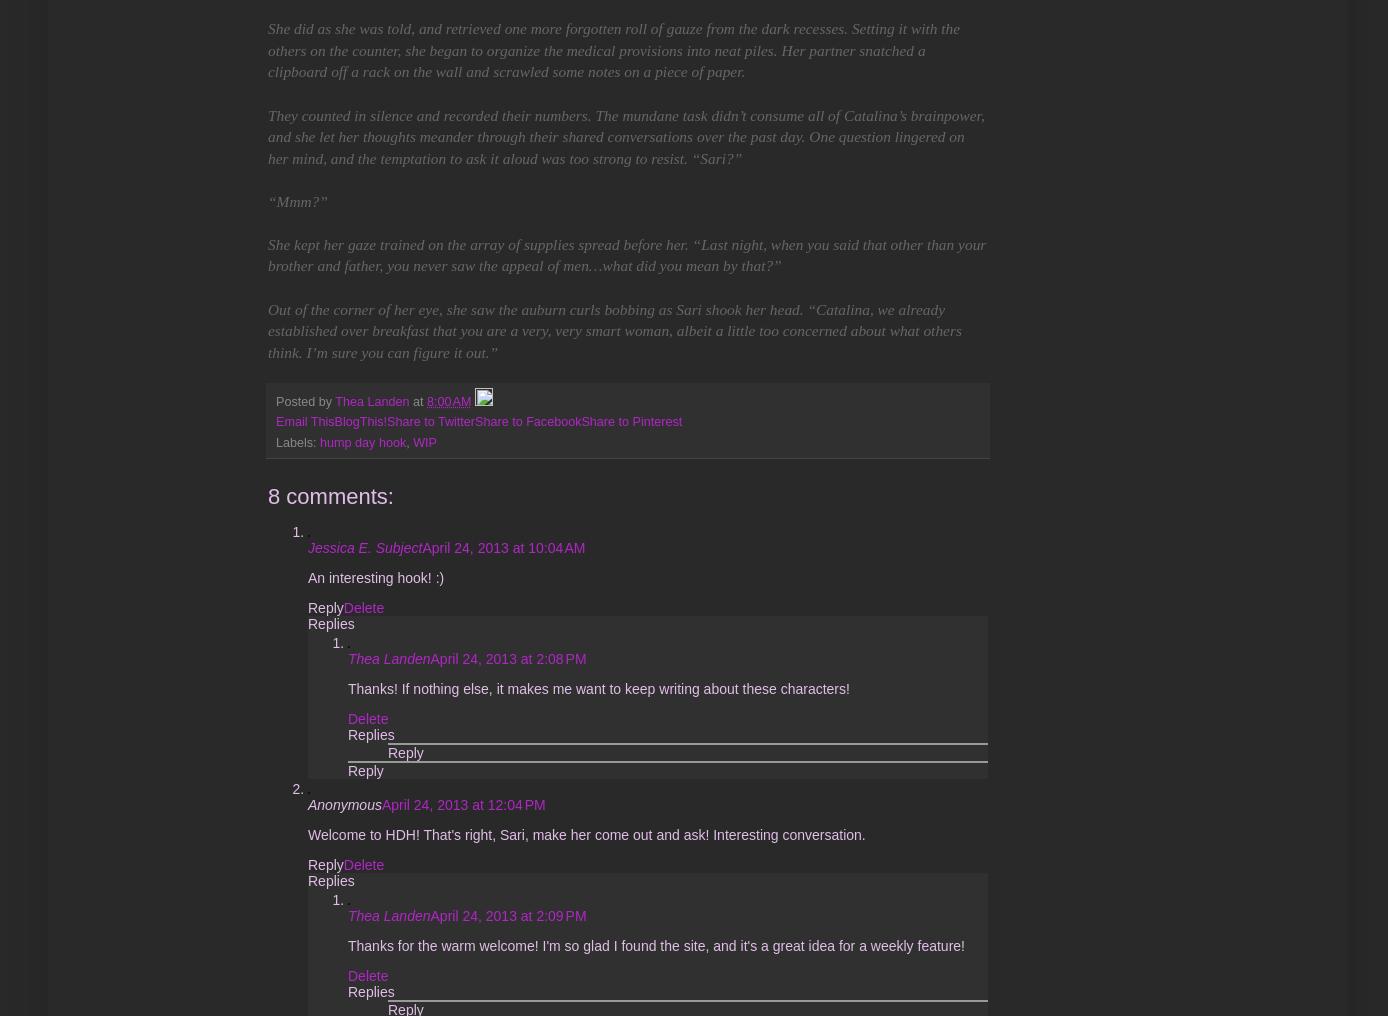 The width and height of the screenshot is (1388, 1016). Describe the element at coordinates (508, 915) in the screenshot. I see `'April 24, 2013 at 2:09 PM'` at that location.